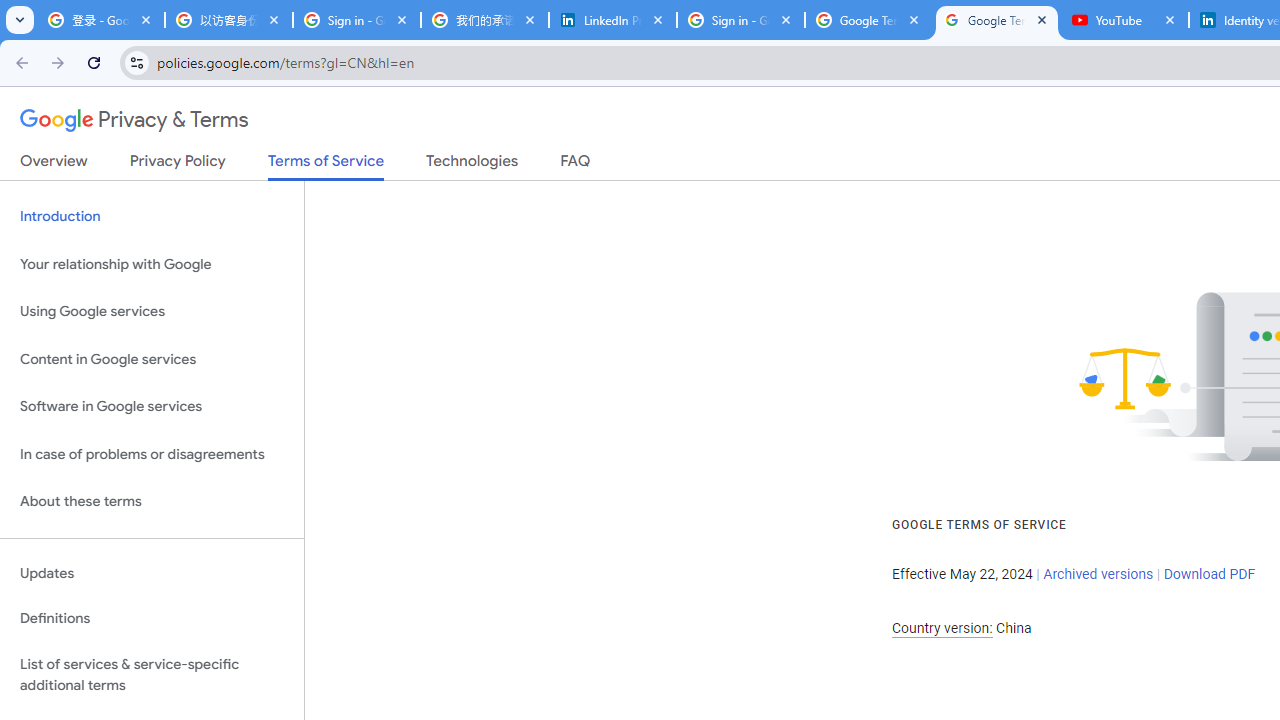  I want to click on 'Your relationship with Google', so click(151, 263).